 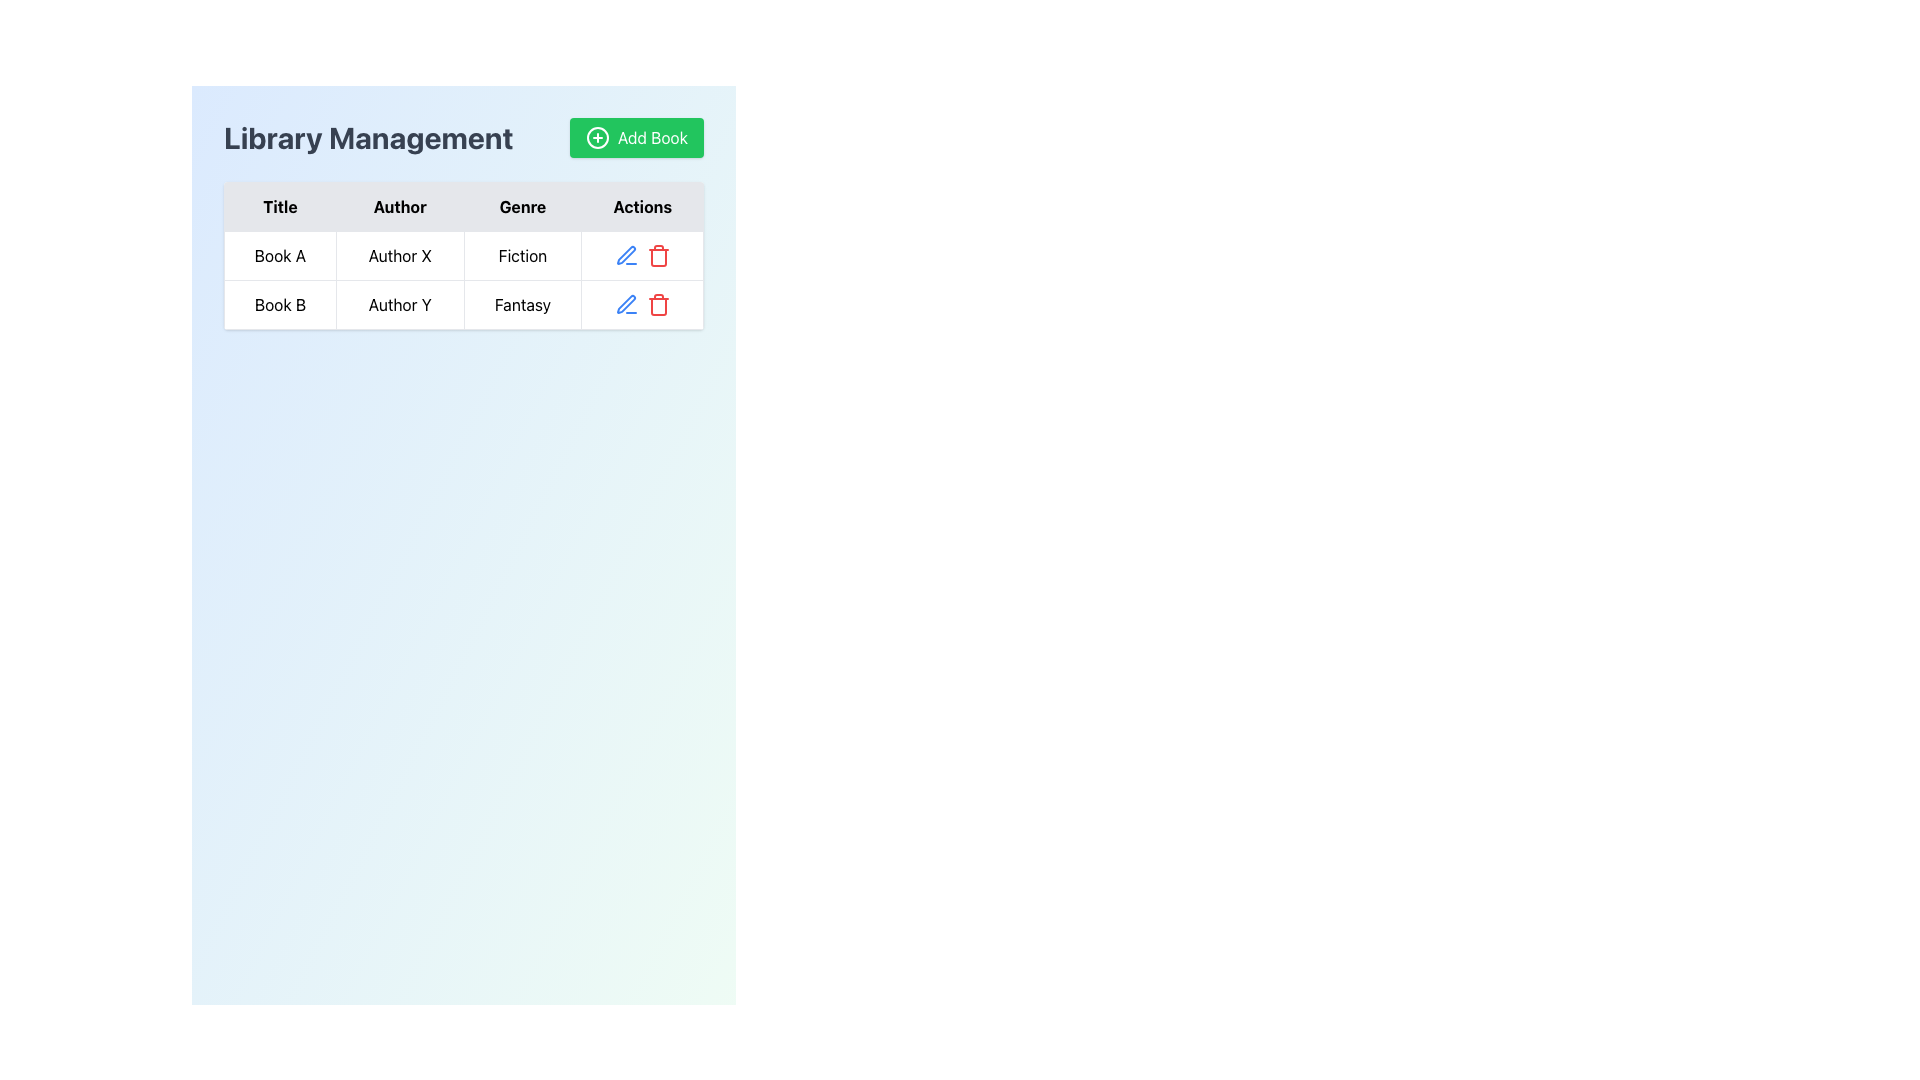 What do you see at coordinates (596, 137) in the screenshot?
I see `the circular graphic component of the icon located near the top-right corner of the interface, which is part of the 'Add Book' button` at bounding box center [596, 137].